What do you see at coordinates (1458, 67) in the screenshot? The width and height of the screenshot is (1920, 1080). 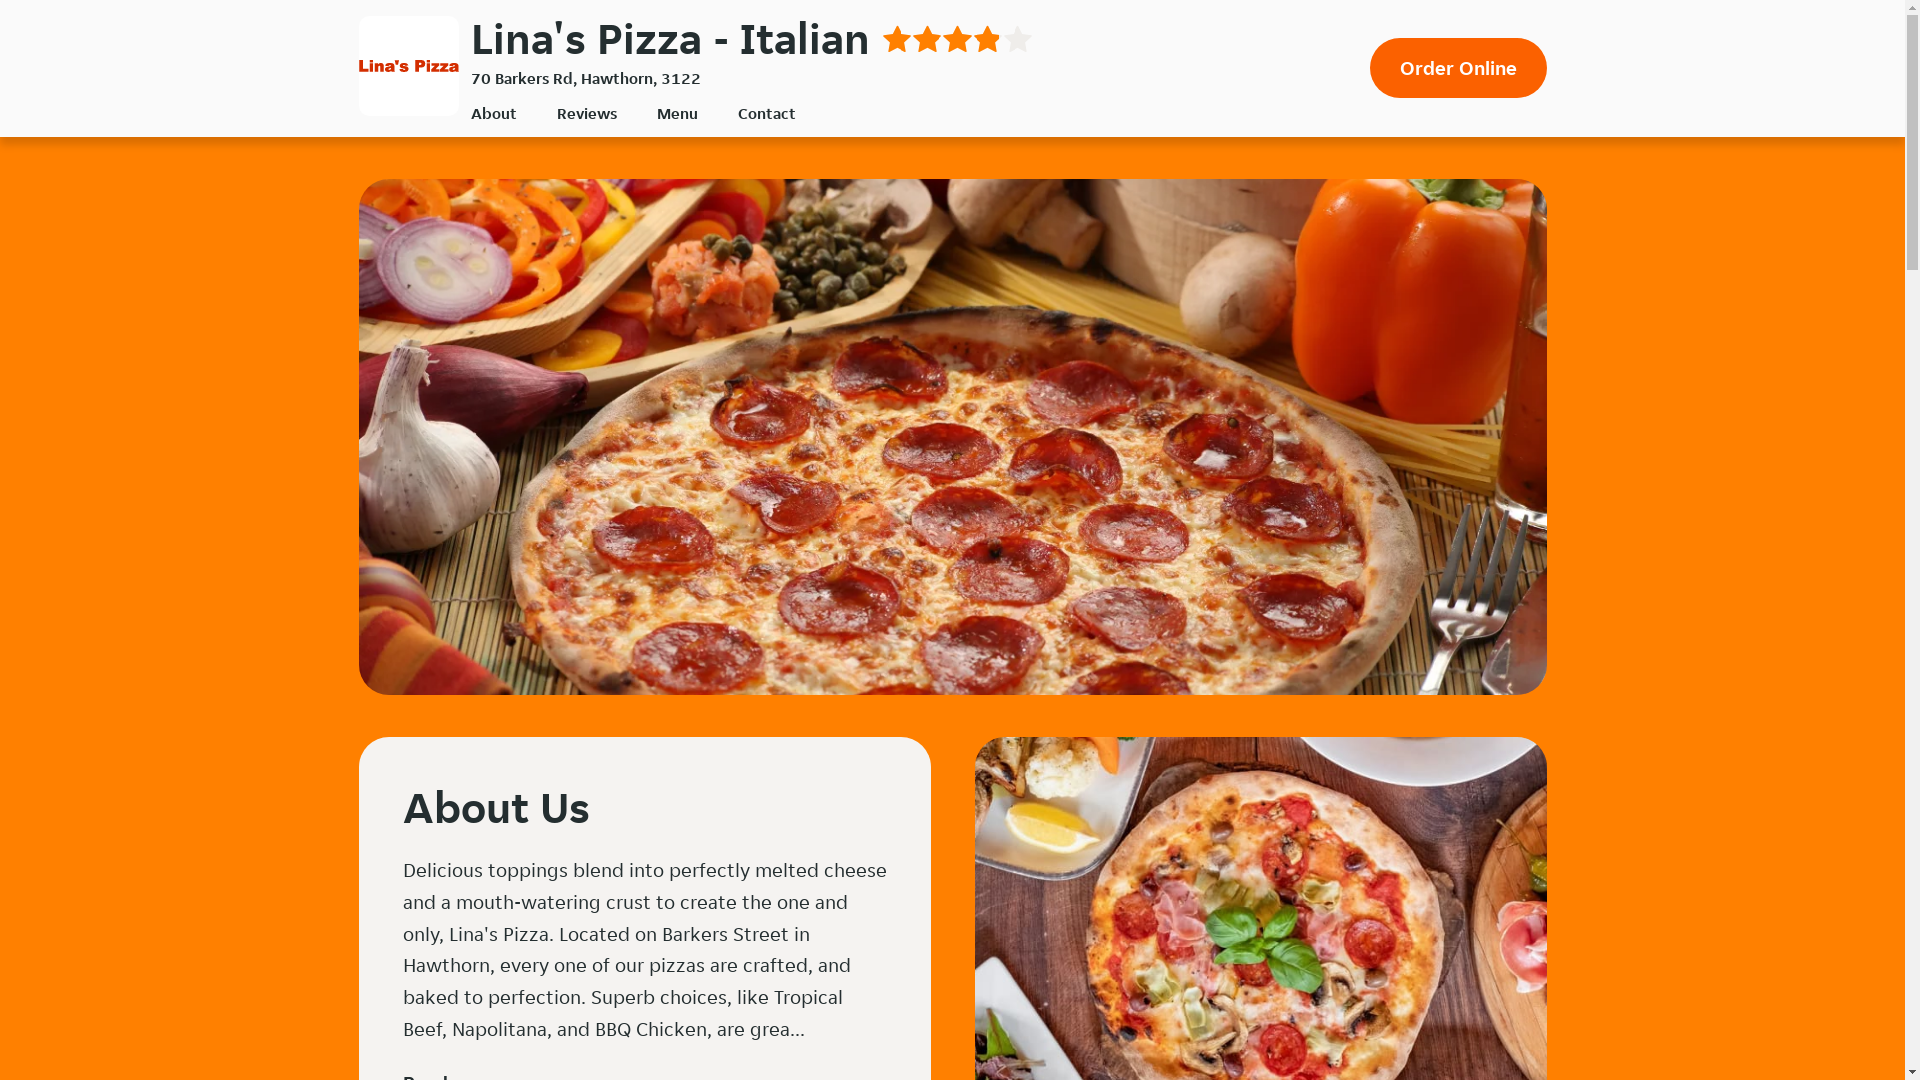 I see `'Order Online'` at bounding box center [1458, 67].